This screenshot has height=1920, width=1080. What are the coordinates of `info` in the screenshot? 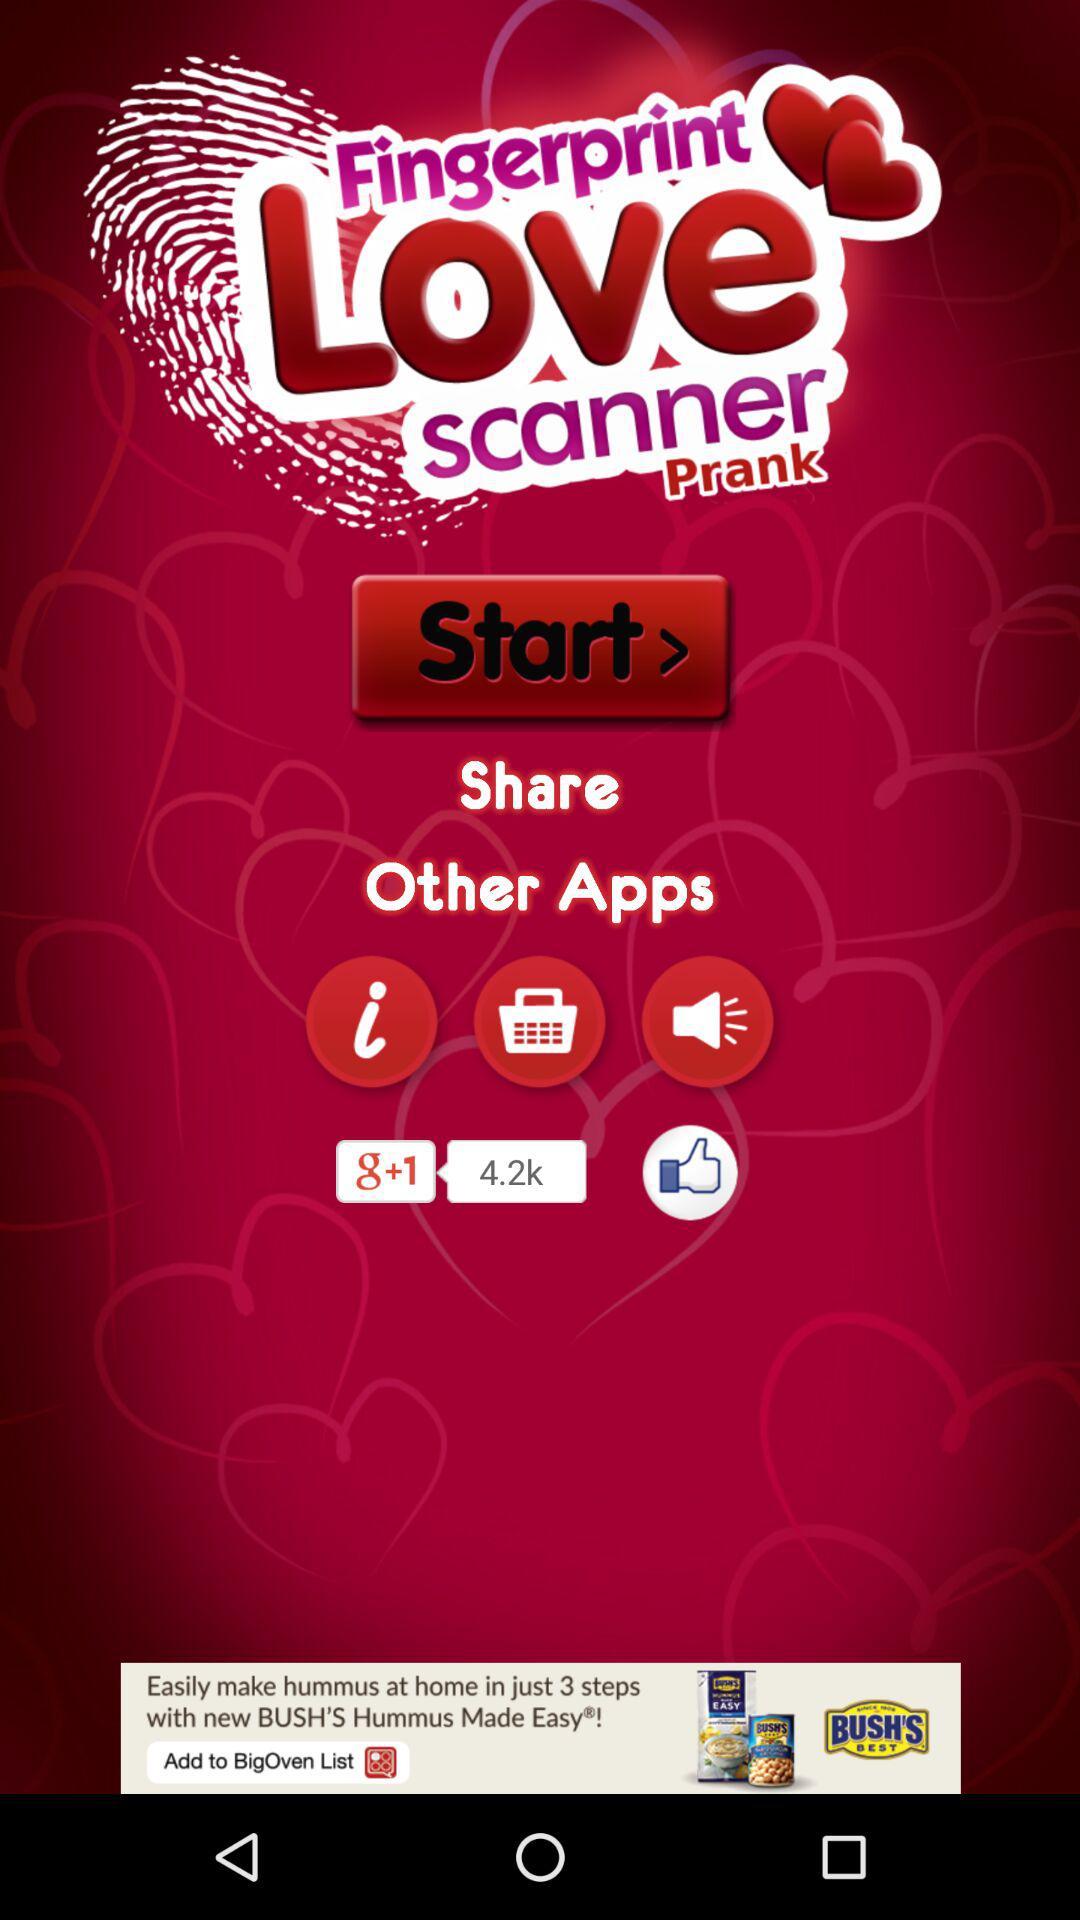 It's located at (371, 1021).